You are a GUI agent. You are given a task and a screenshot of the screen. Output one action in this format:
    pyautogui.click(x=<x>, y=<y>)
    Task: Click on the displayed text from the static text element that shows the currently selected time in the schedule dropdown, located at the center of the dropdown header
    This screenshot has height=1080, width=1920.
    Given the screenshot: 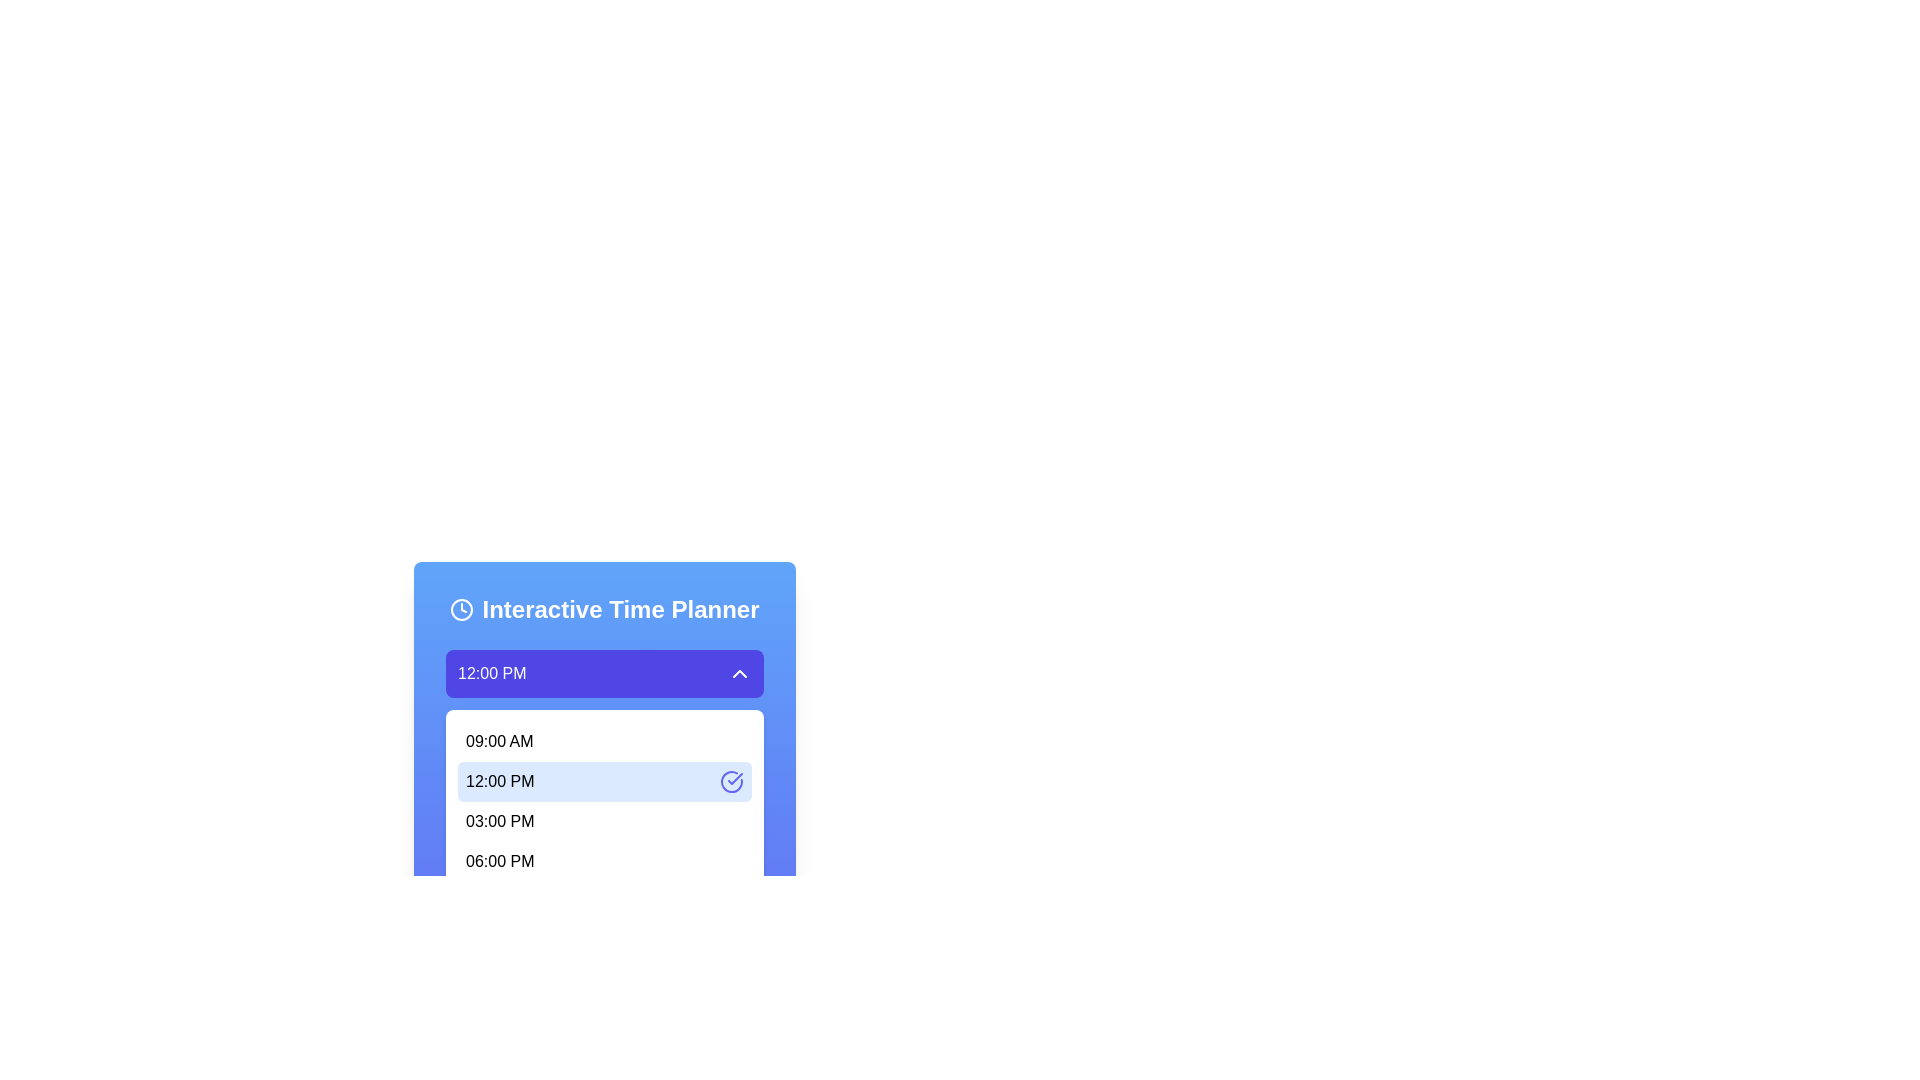 What is the action you would take?
    pyautogui.click(x=492, y=674)
    